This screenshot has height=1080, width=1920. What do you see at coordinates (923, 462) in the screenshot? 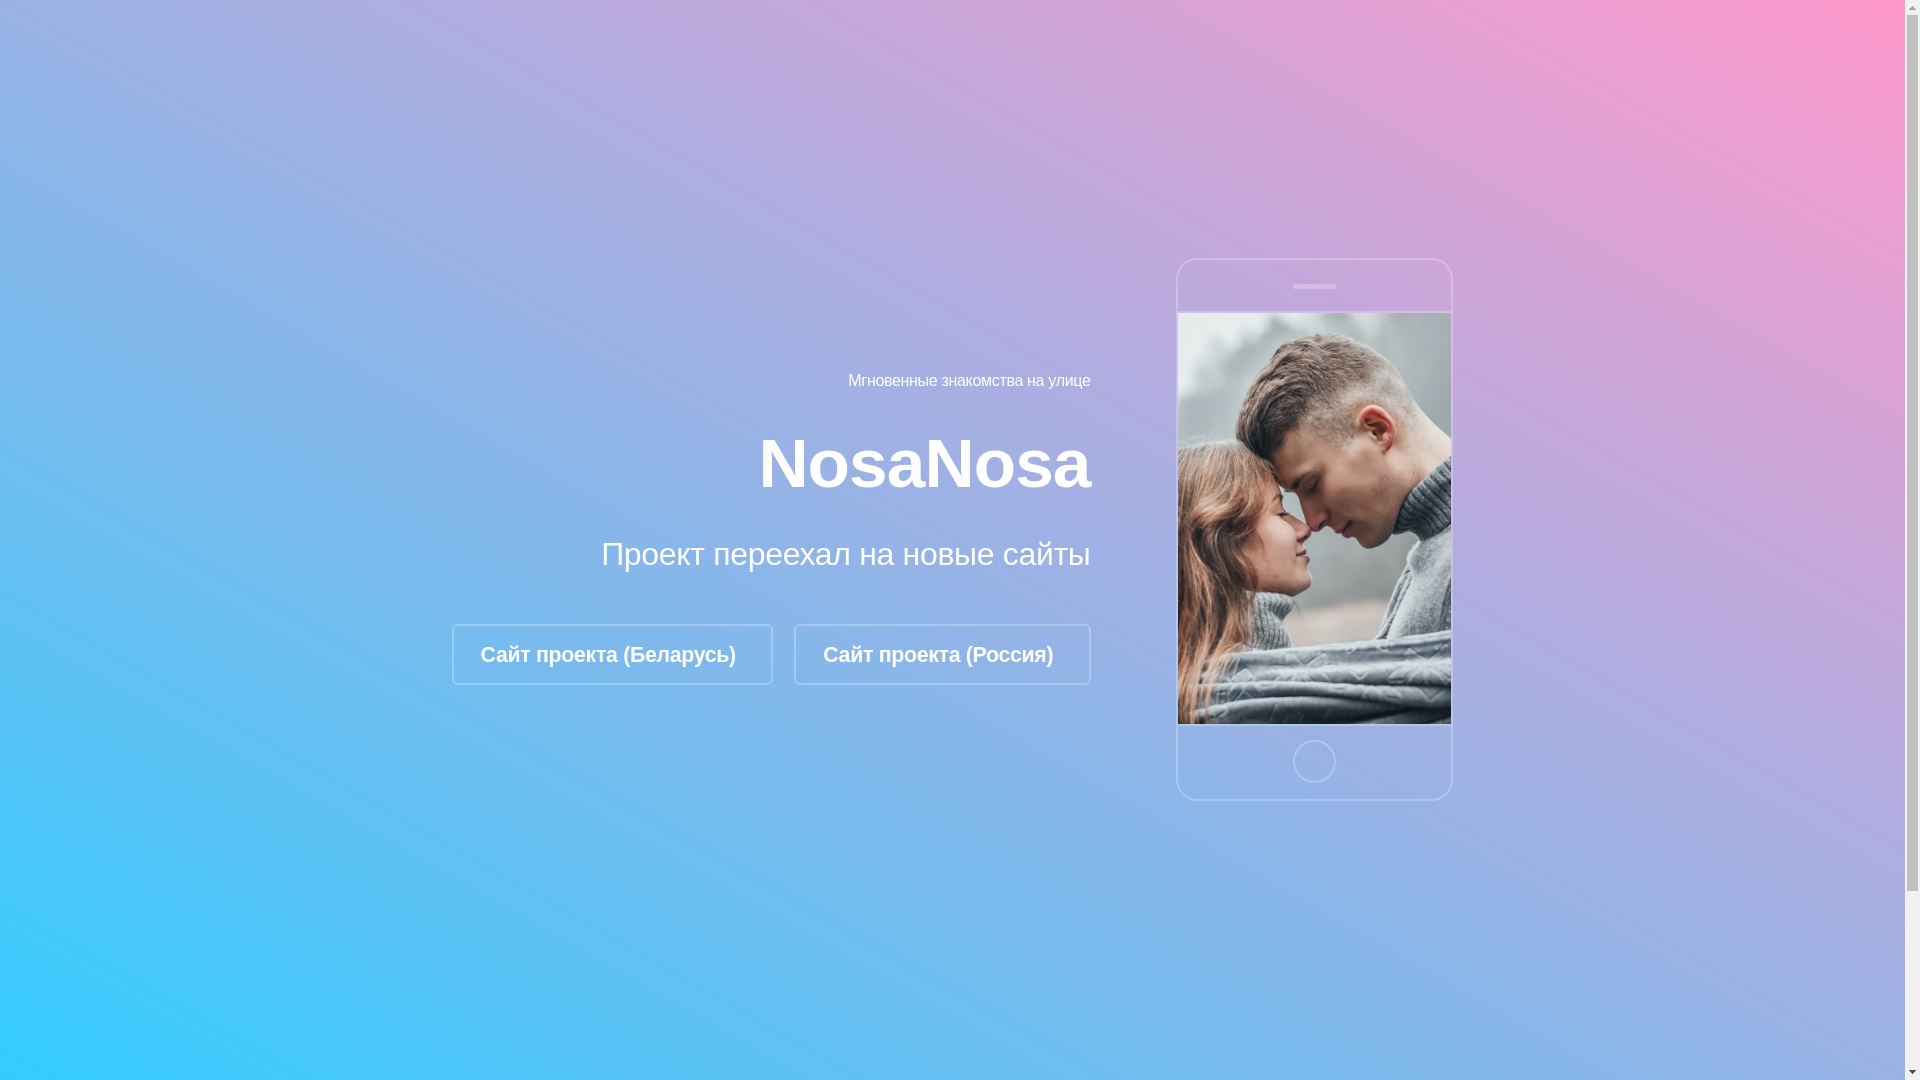
I see `'NosaNosa'` at bounding box center [923, 462].